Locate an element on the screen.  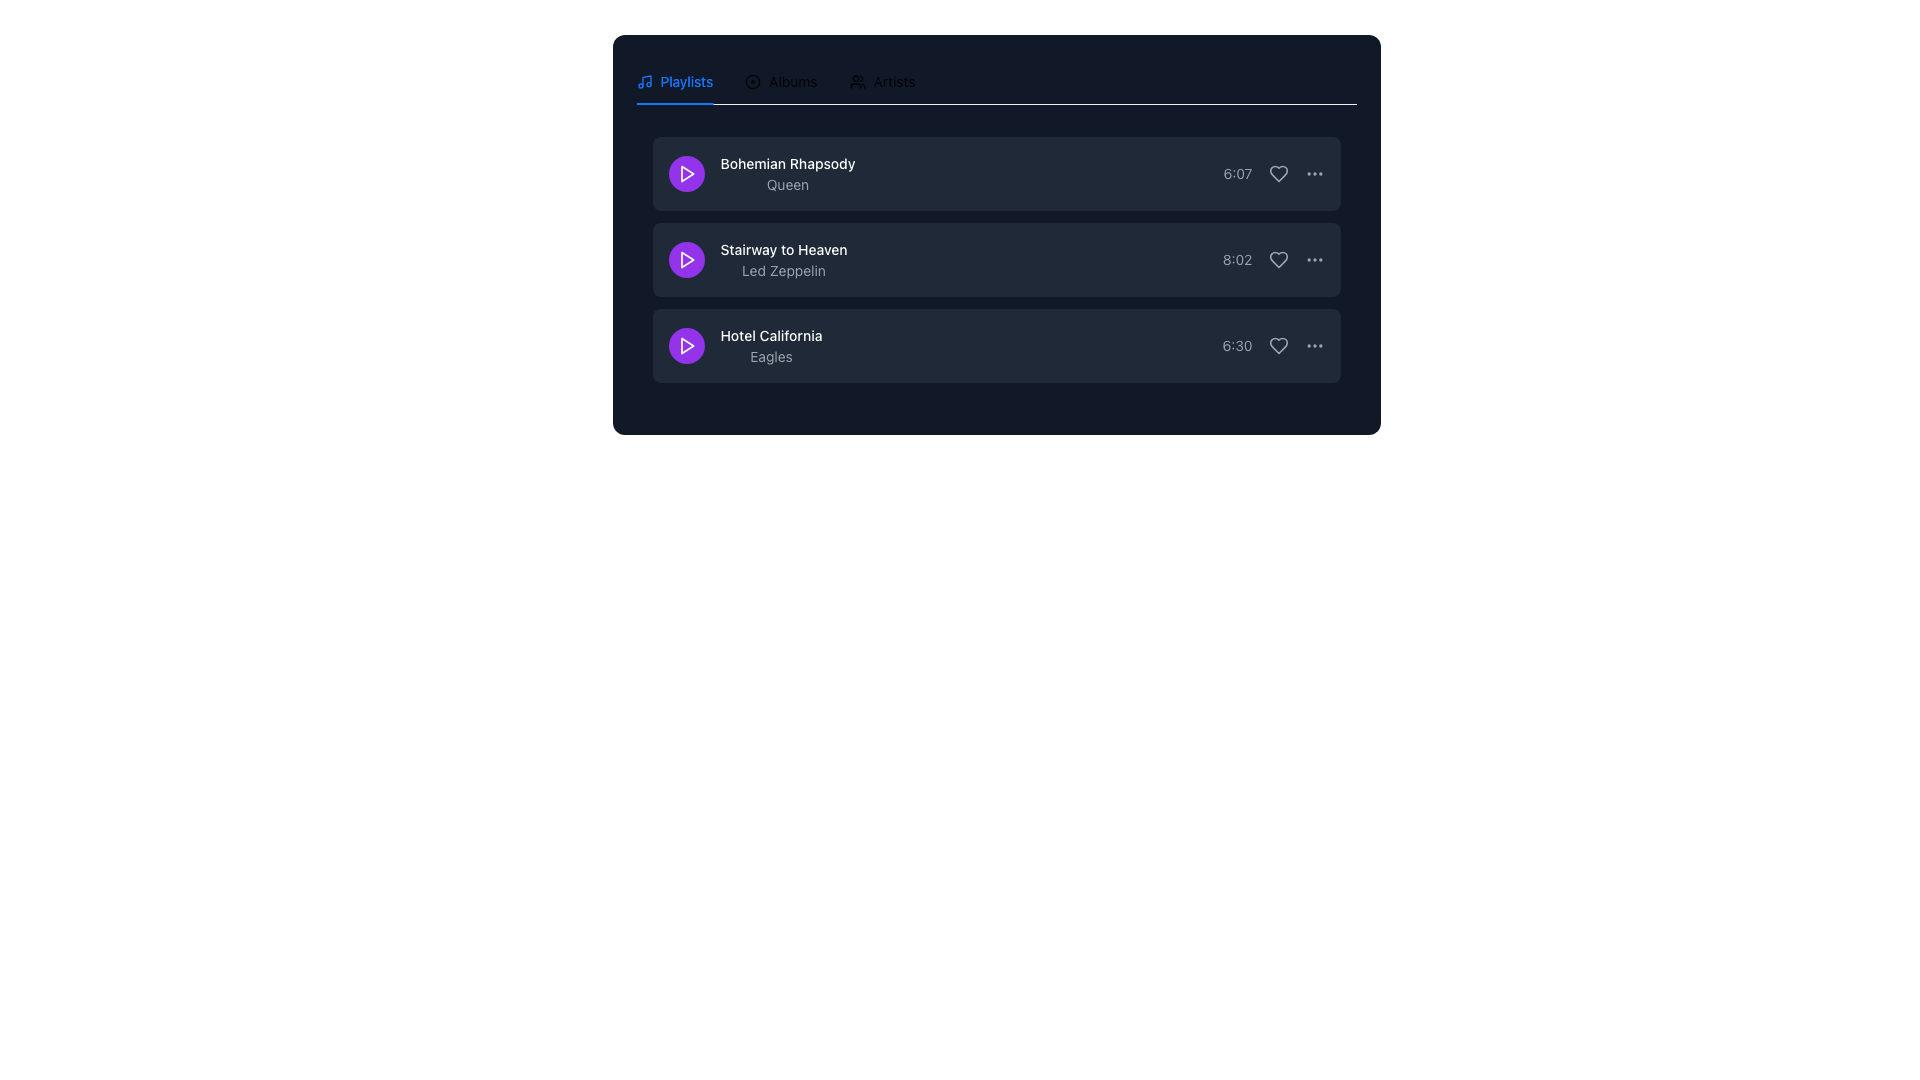
the heart-shaped icon button located on the right side of the first item in the playlist, between the duration text '6:07' and an ellipsis icon is located at coordinates (1272, 172).